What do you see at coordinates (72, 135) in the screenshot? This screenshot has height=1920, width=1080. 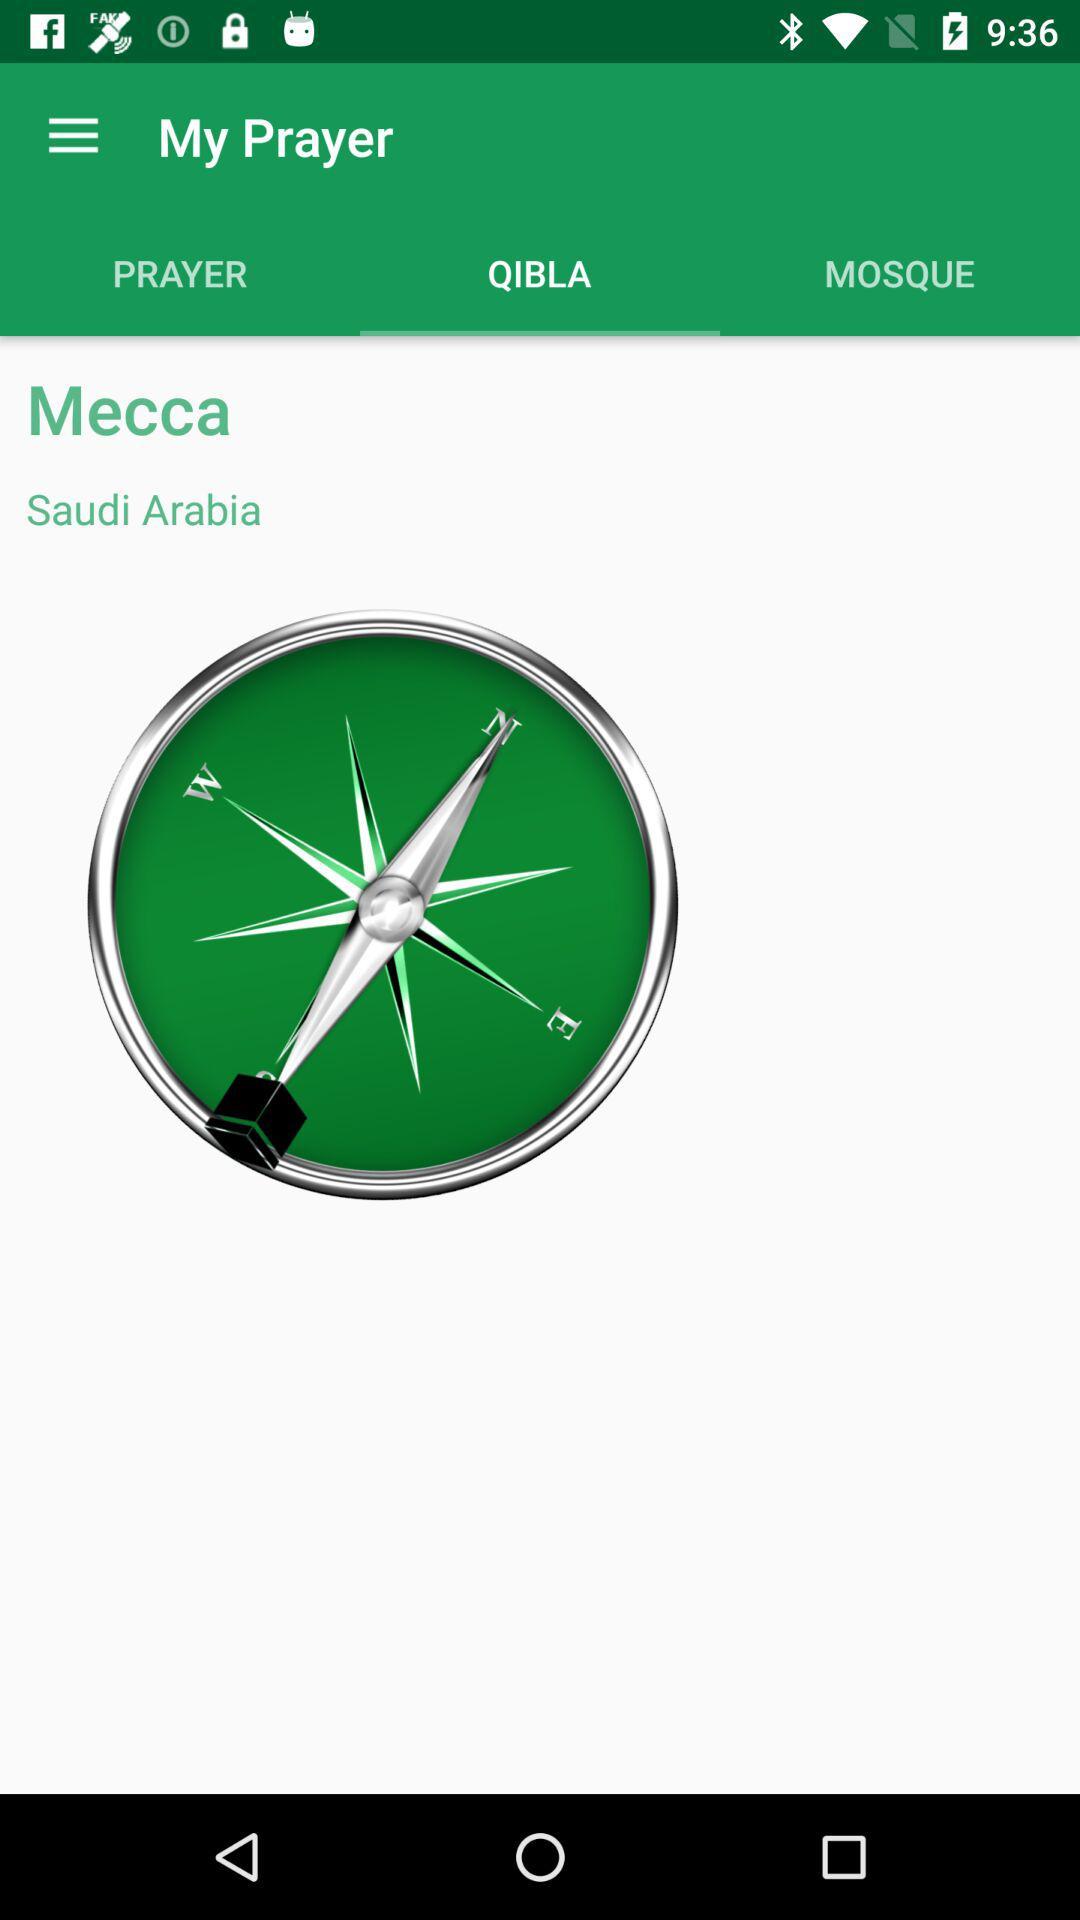 I see `app to the left of my prayer app` at bounding box center [72, 135].